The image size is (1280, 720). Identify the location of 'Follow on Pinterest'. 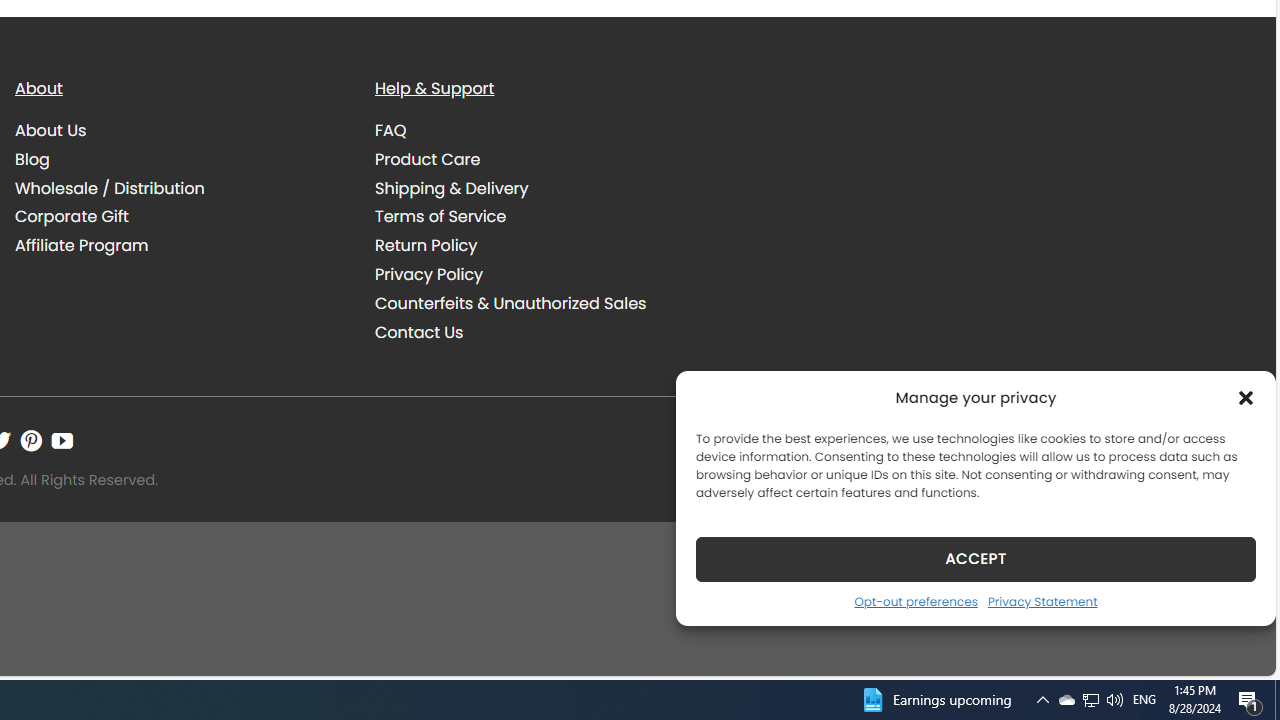
(31, 440).